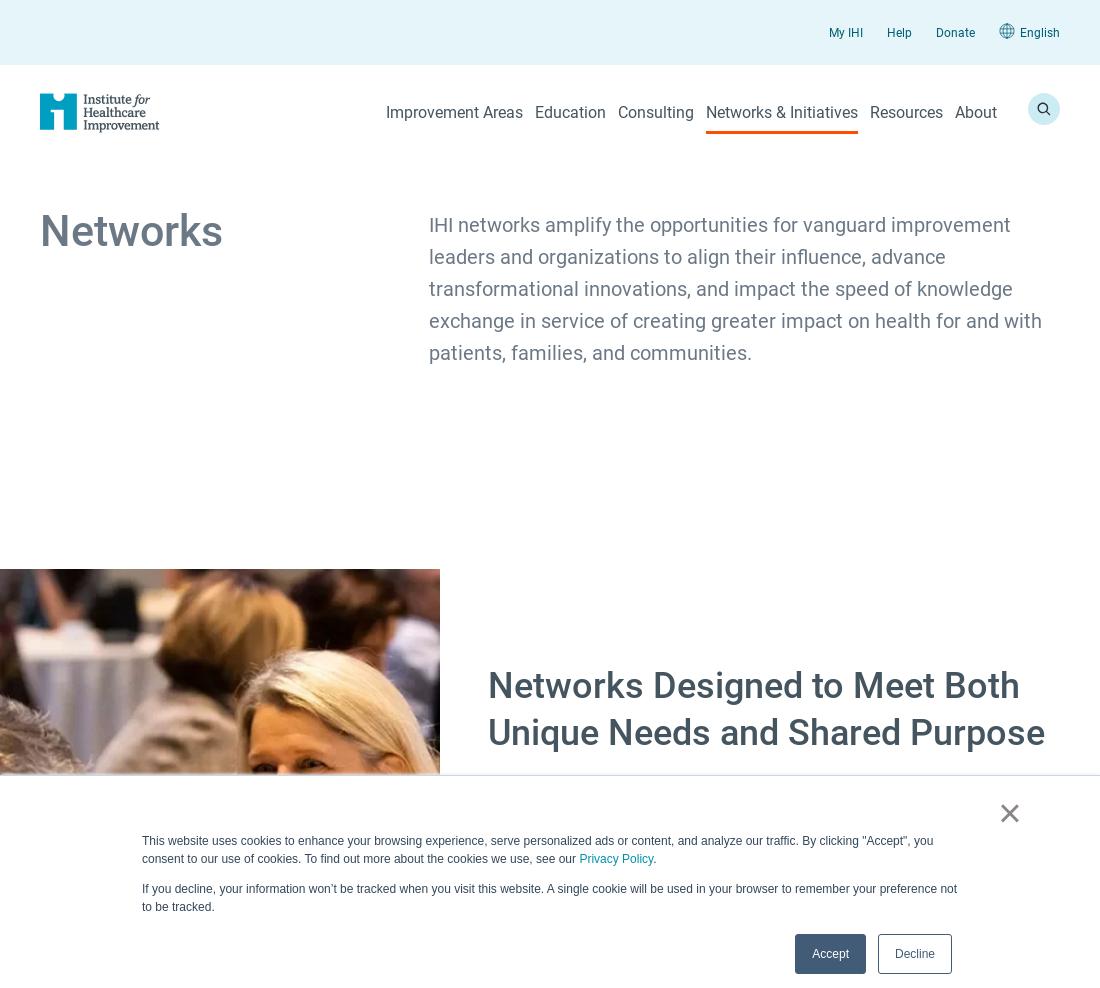 This screenshot has width=1100, height=988. I want to click on 'Age-Friendly Health Systems', so click(516, 273).